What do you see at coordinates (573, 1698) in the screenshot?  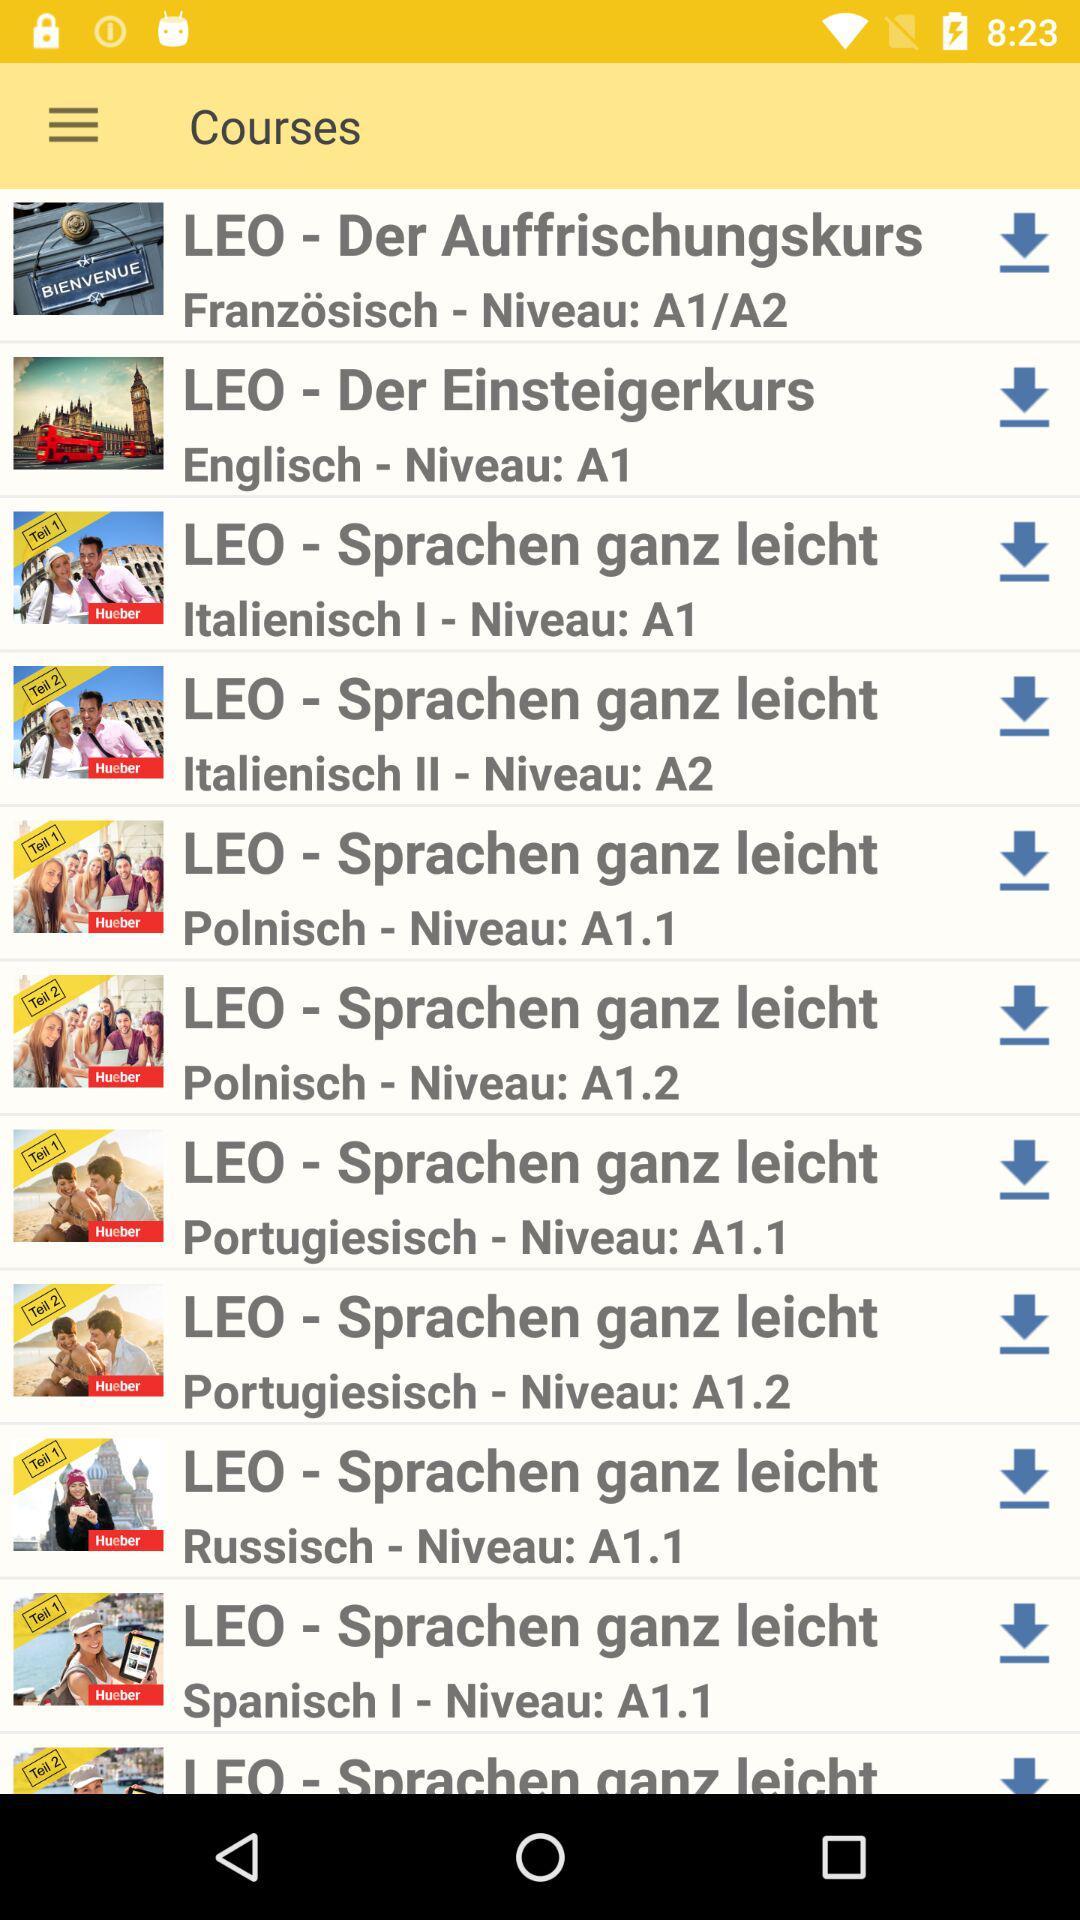 I see `the spanisch i niveau` at bounding box center [573, 1698].